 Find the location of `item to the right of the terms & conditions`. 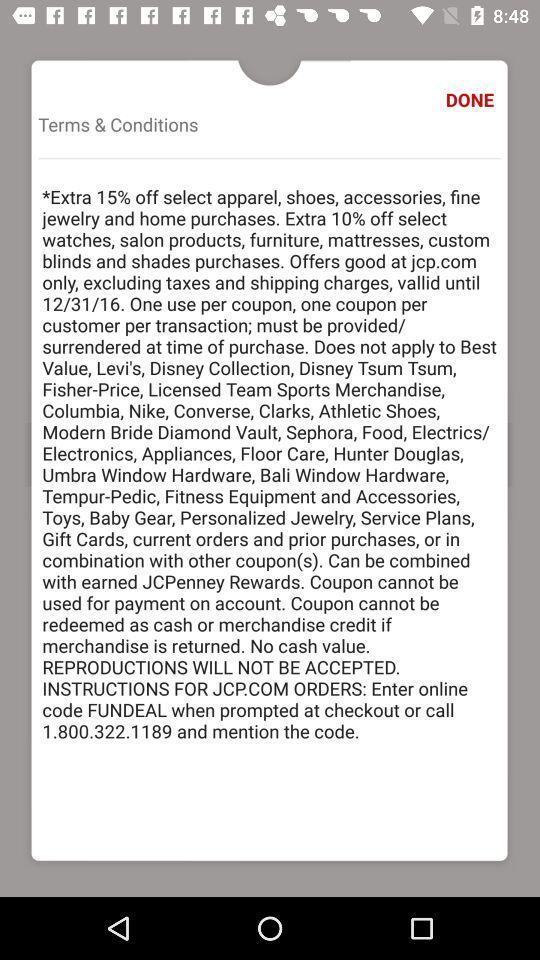

item to the right of the terms & conditions is located at coordinates (472, 99).